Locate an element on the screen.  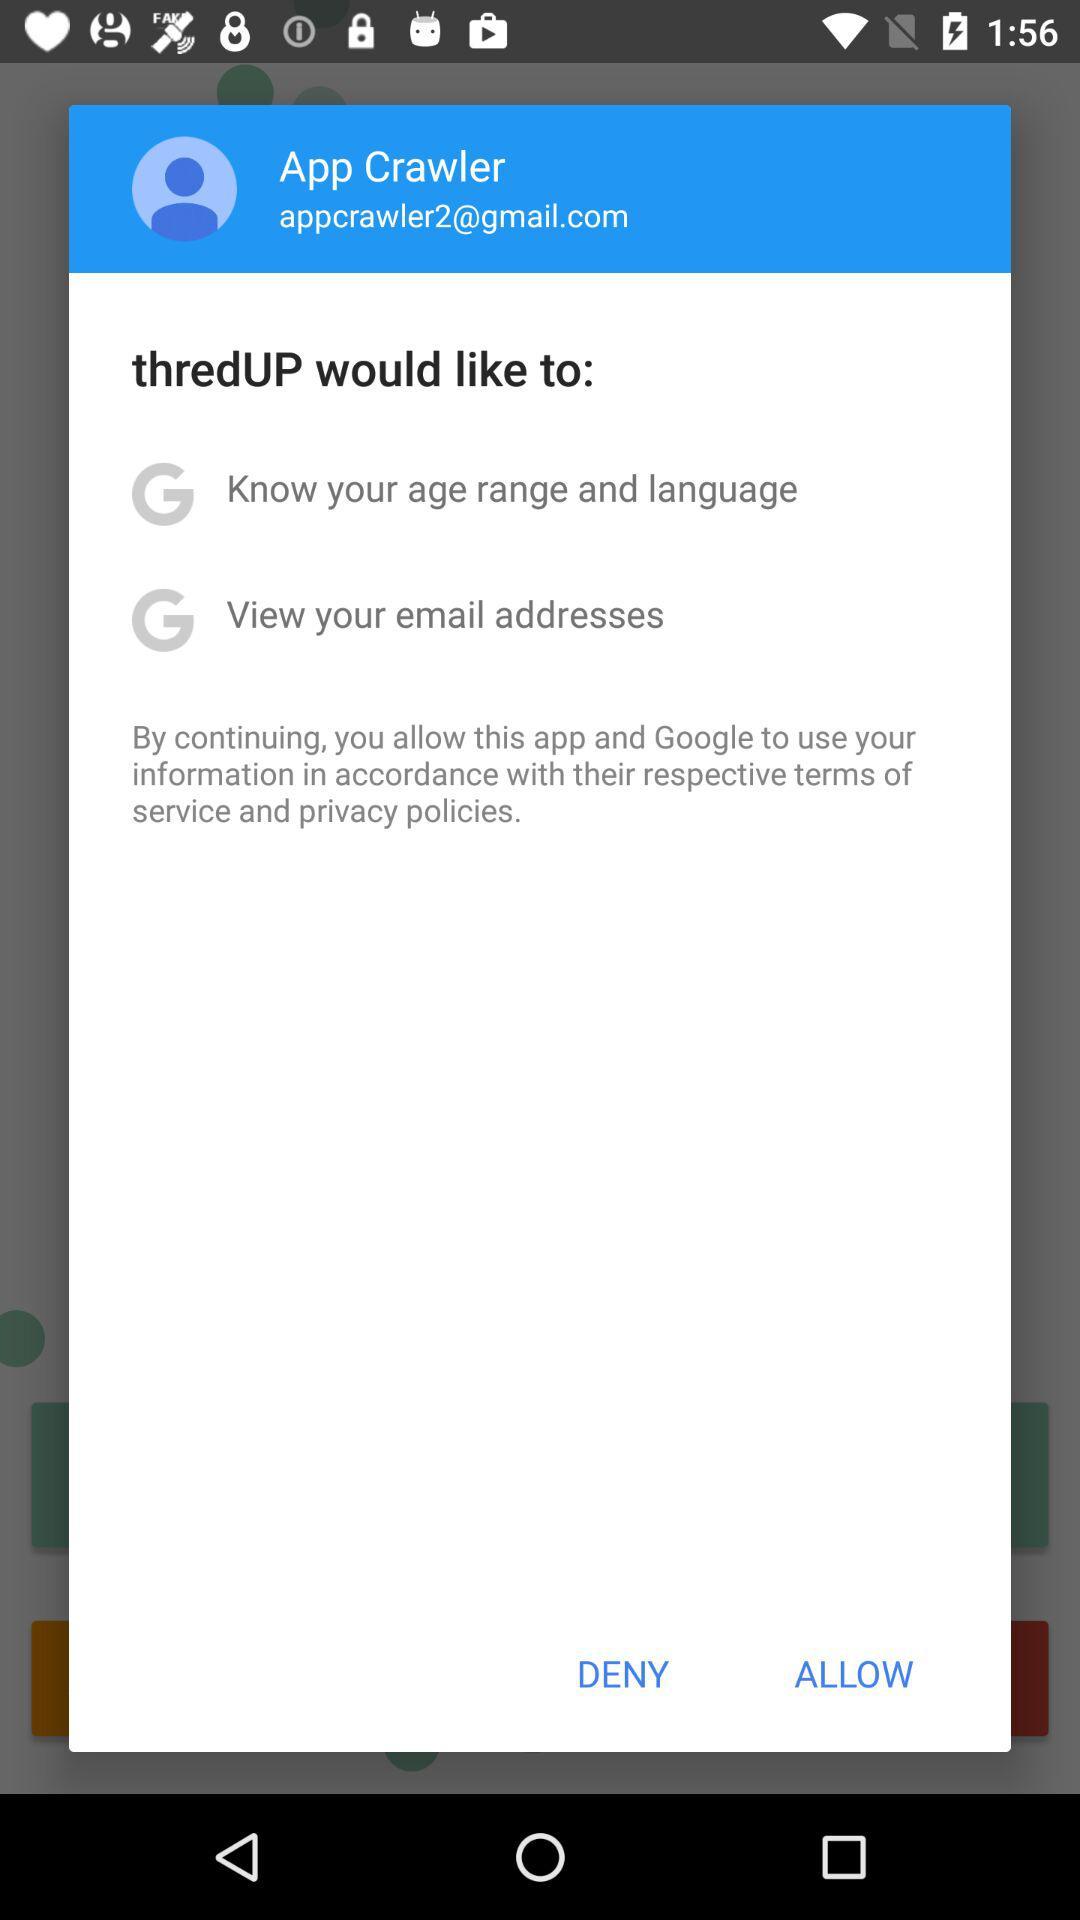
the appcrawler2@gmail.com app is located at coordinates (454, 214).